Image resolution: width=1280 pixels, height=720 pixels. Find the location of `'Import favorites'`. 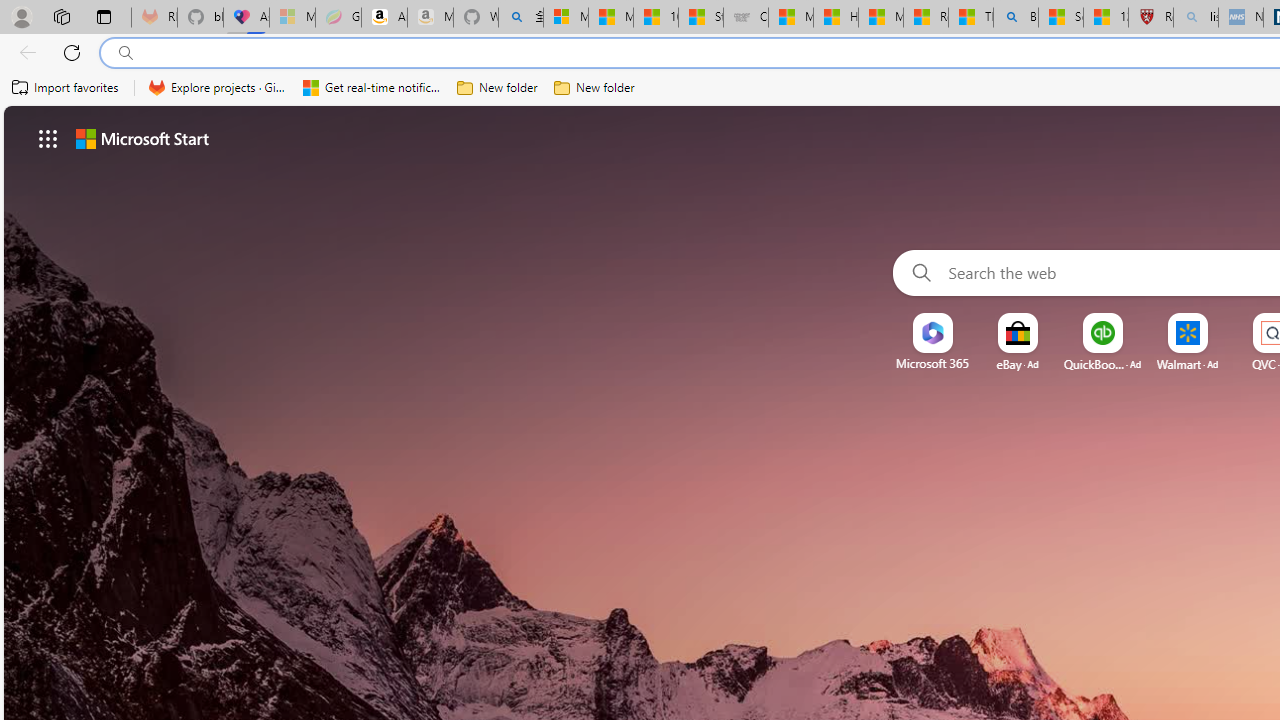

'Import favorites' is located at coordinates (65, 87).